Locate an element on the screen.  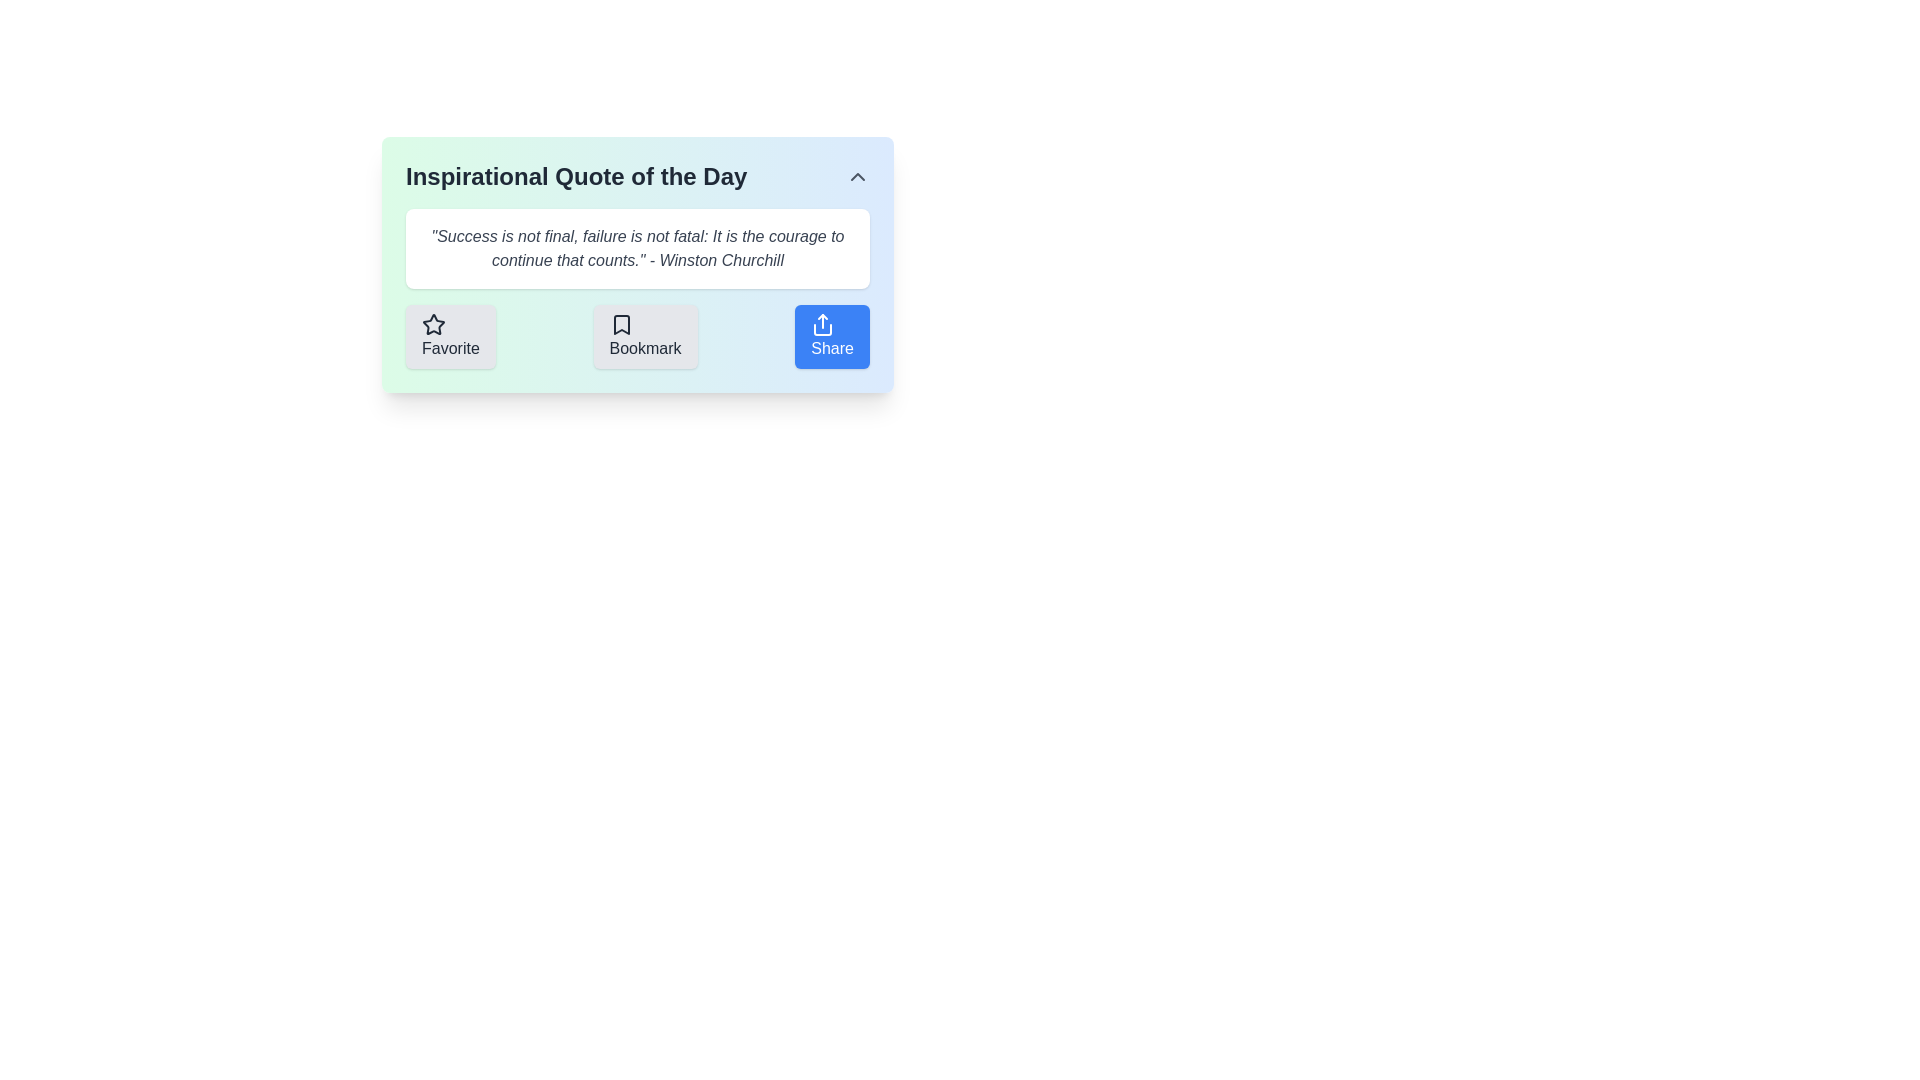
the bookmark-shaped icon within the 'Bookmark' button, which is centrally located among three buttons is located at coordinates (620, 323).